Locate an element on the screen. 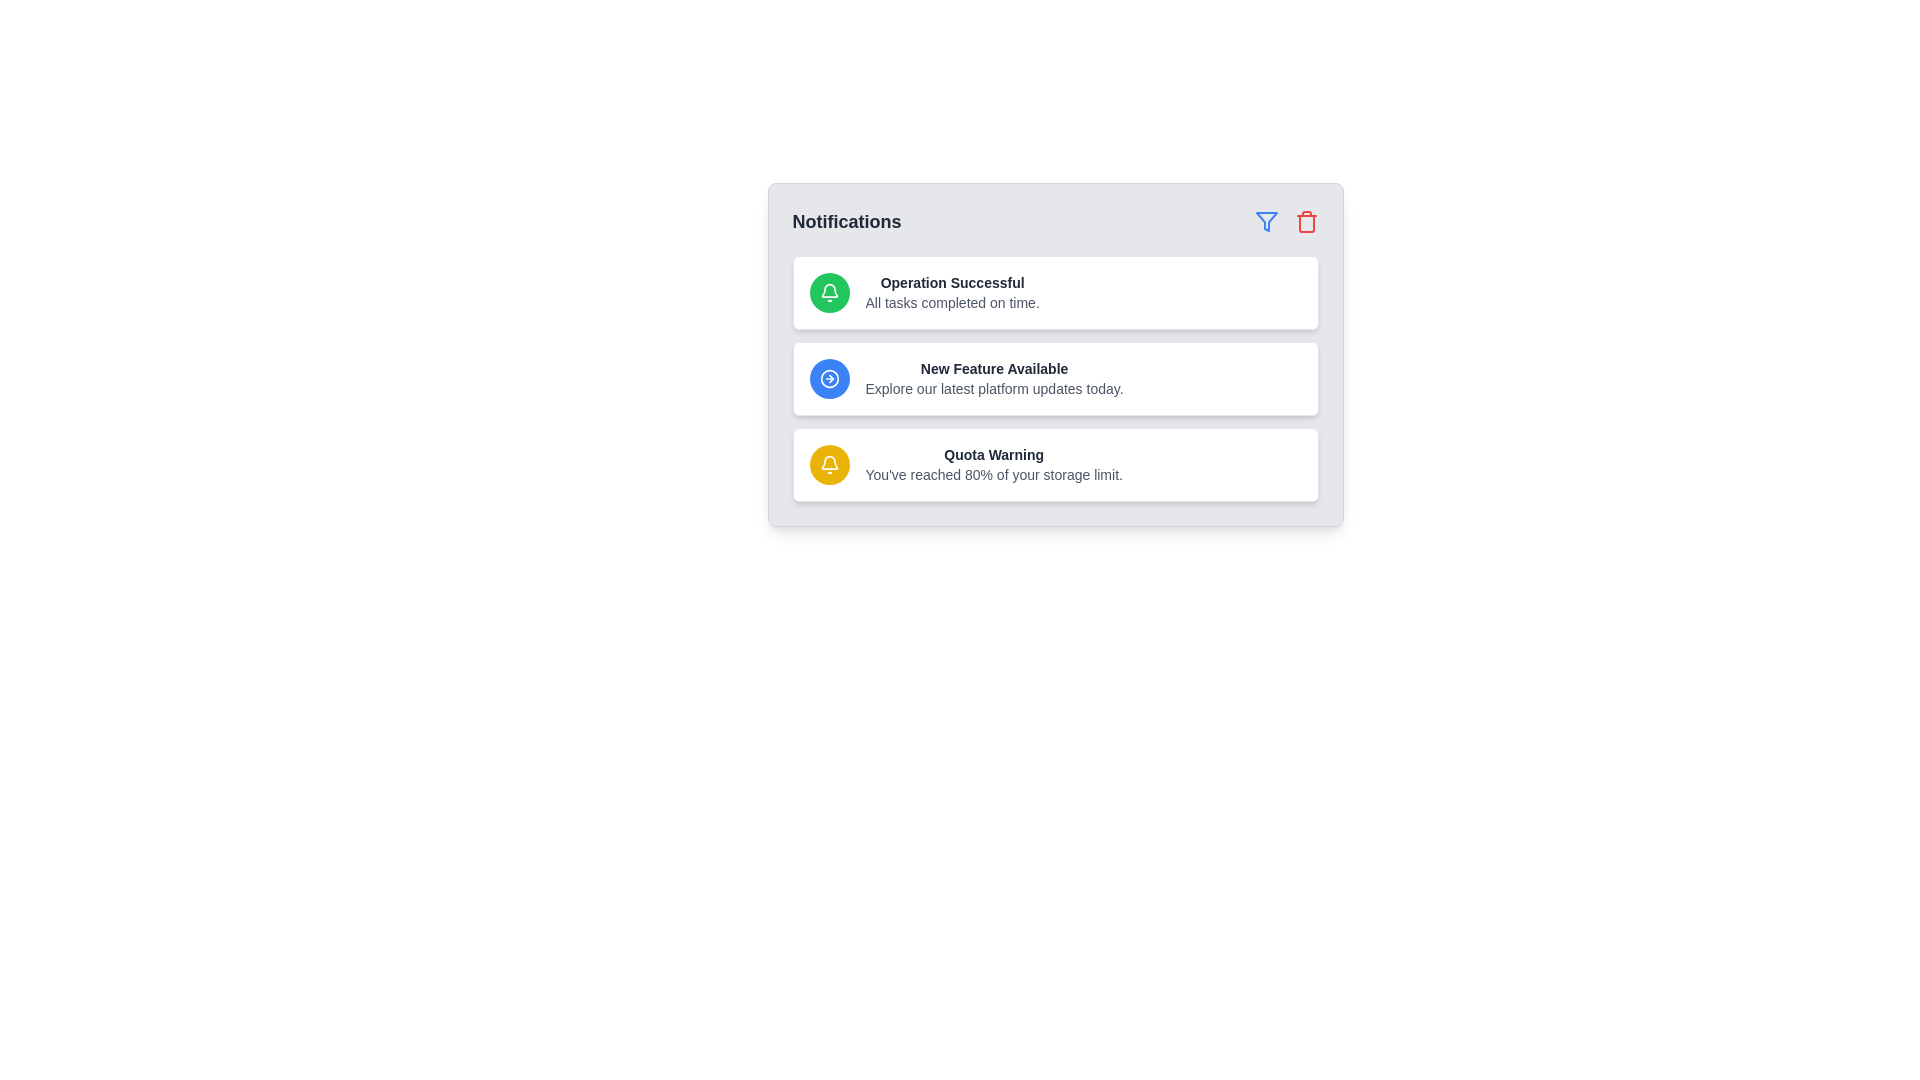  the text label that says 'All tasks completed on time.' located directly below 'Operation Successful' in the first notification block of the notifications panel is located at coordinates (951, 303).